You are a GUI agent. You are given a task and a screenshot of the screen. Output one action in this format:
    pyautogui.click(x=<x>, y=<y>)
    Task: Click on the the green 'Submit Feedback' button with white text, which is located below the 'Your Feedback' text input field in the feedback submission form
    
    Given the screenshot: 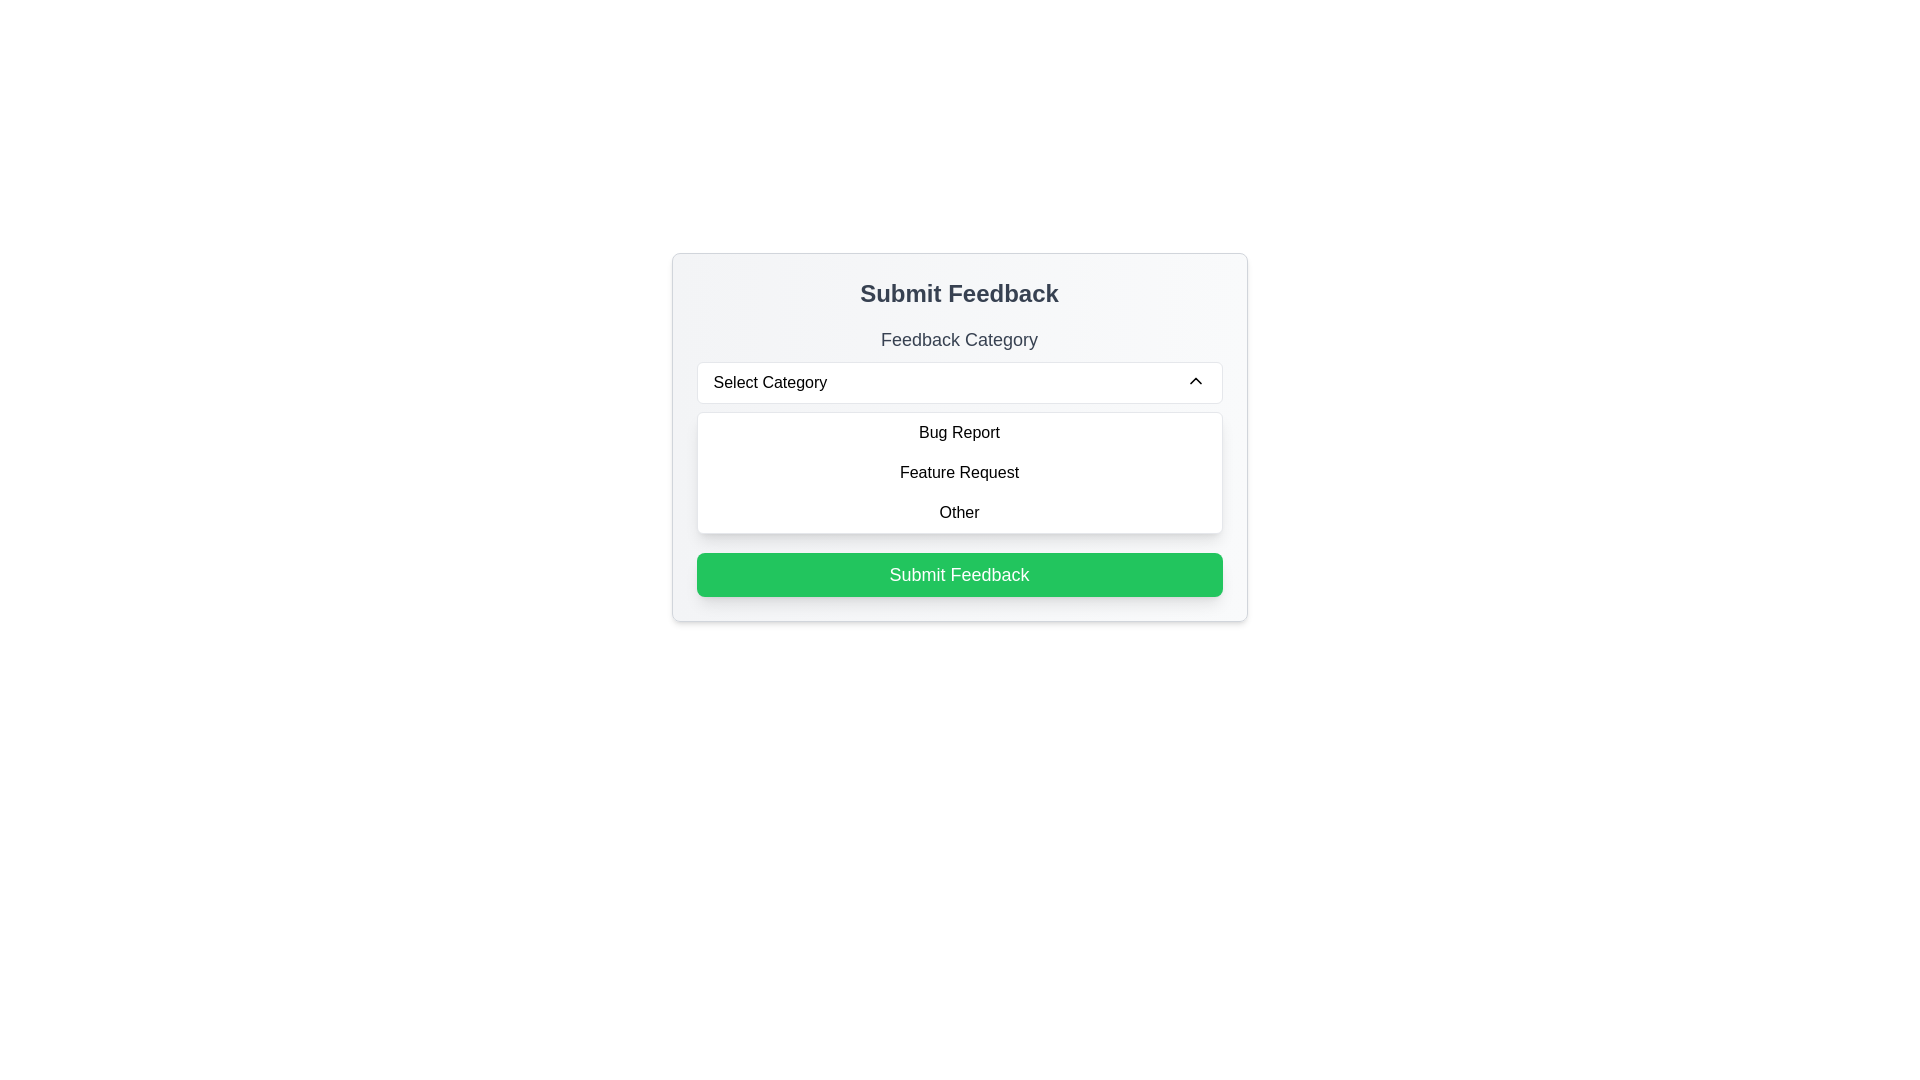 What is the action you would take?
    pyautogui.click(x=958, y=574)
    